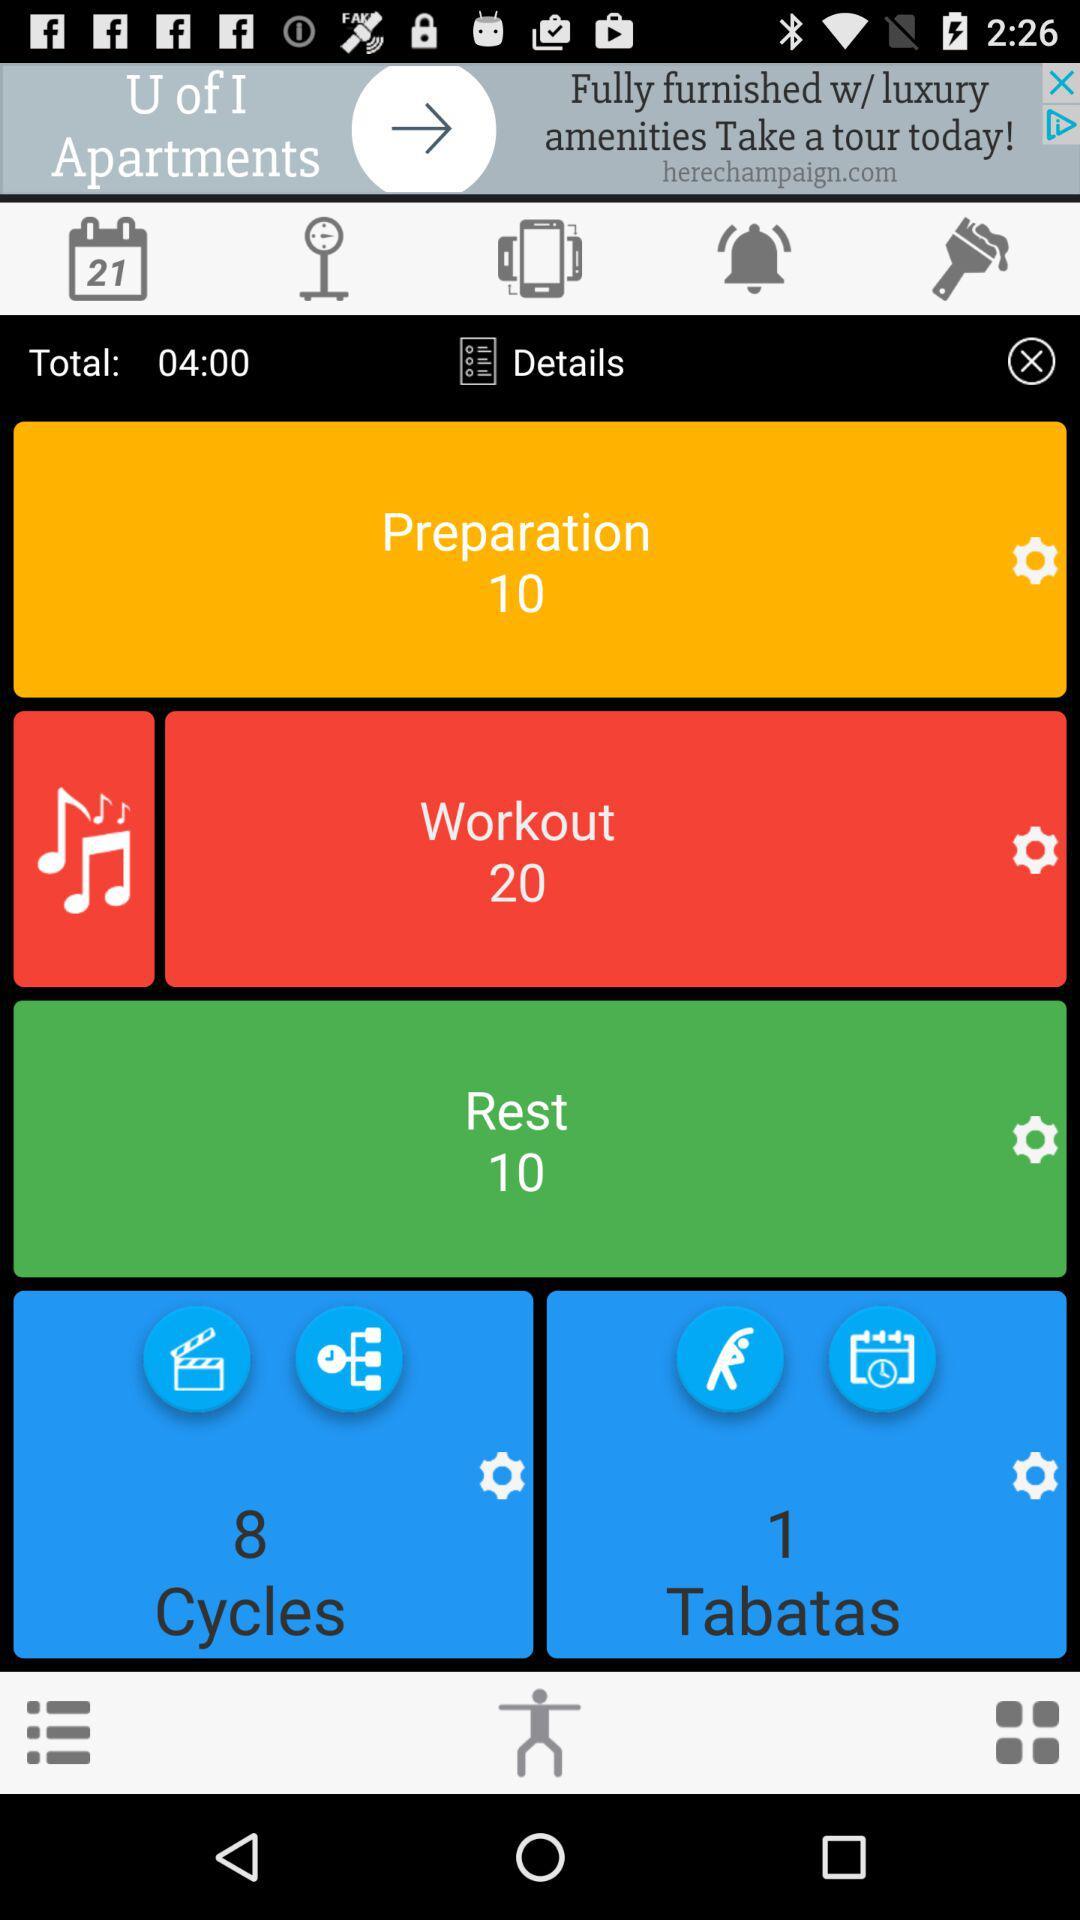  I want to click on the song, so click(83, 849).